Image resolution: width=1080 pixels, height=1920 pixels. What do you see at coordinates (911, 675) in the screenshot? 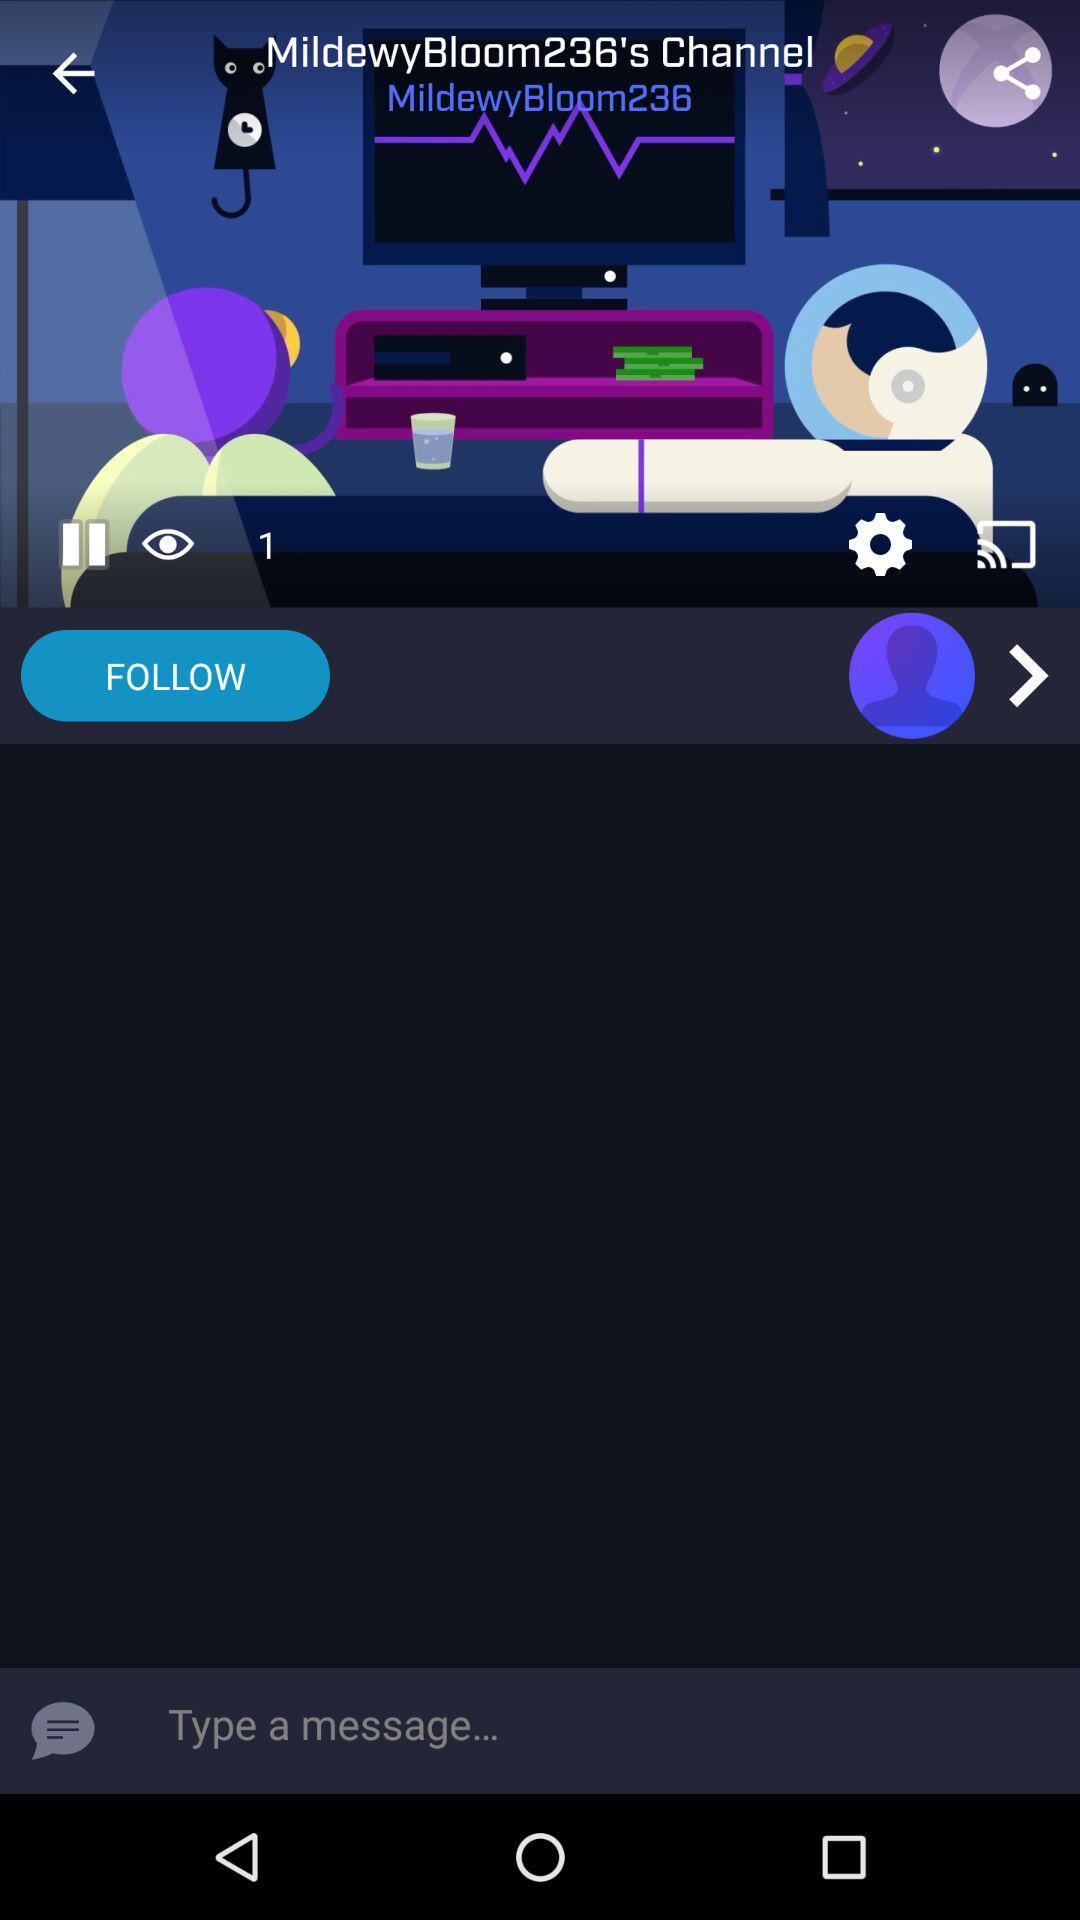
I see `the avatar icon` at bounding box center [911, 675].